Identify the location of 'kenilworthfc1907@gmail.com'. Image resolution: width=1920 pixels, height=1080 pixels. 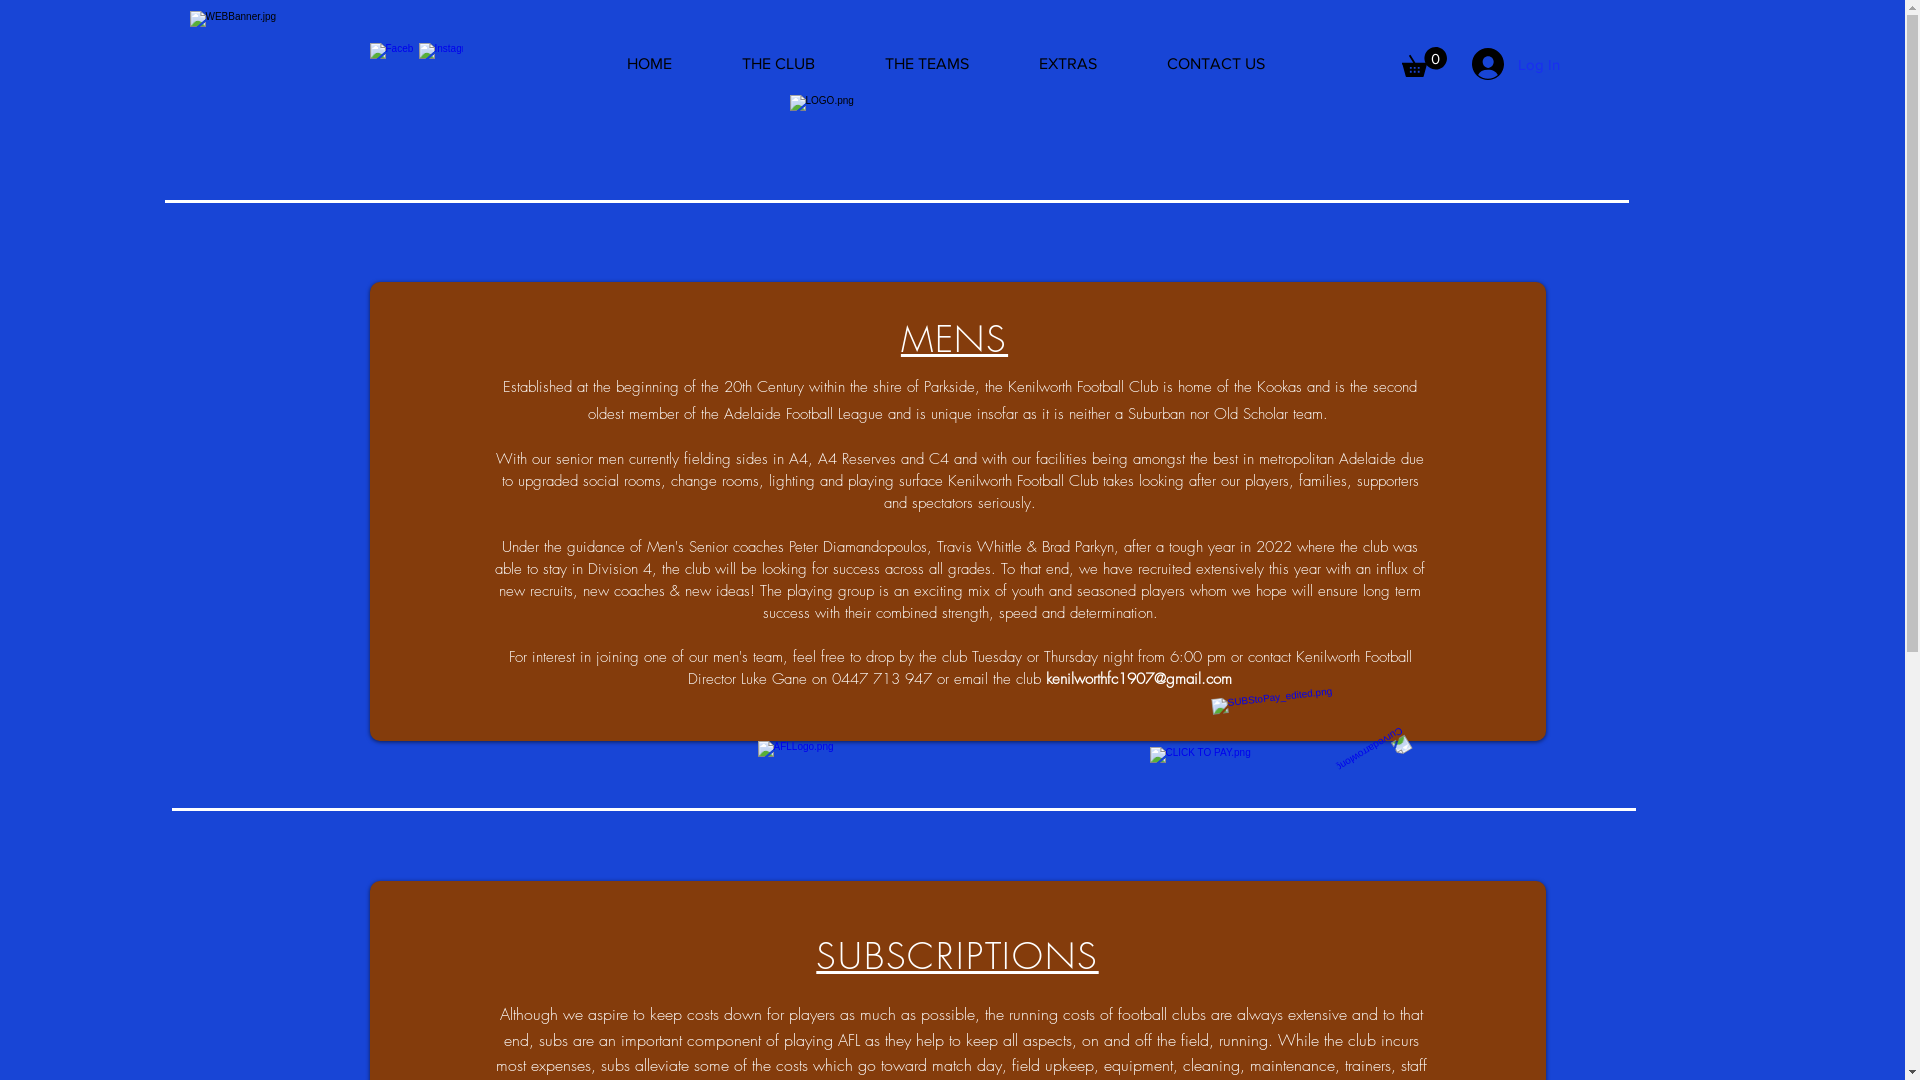
(1138, 677).